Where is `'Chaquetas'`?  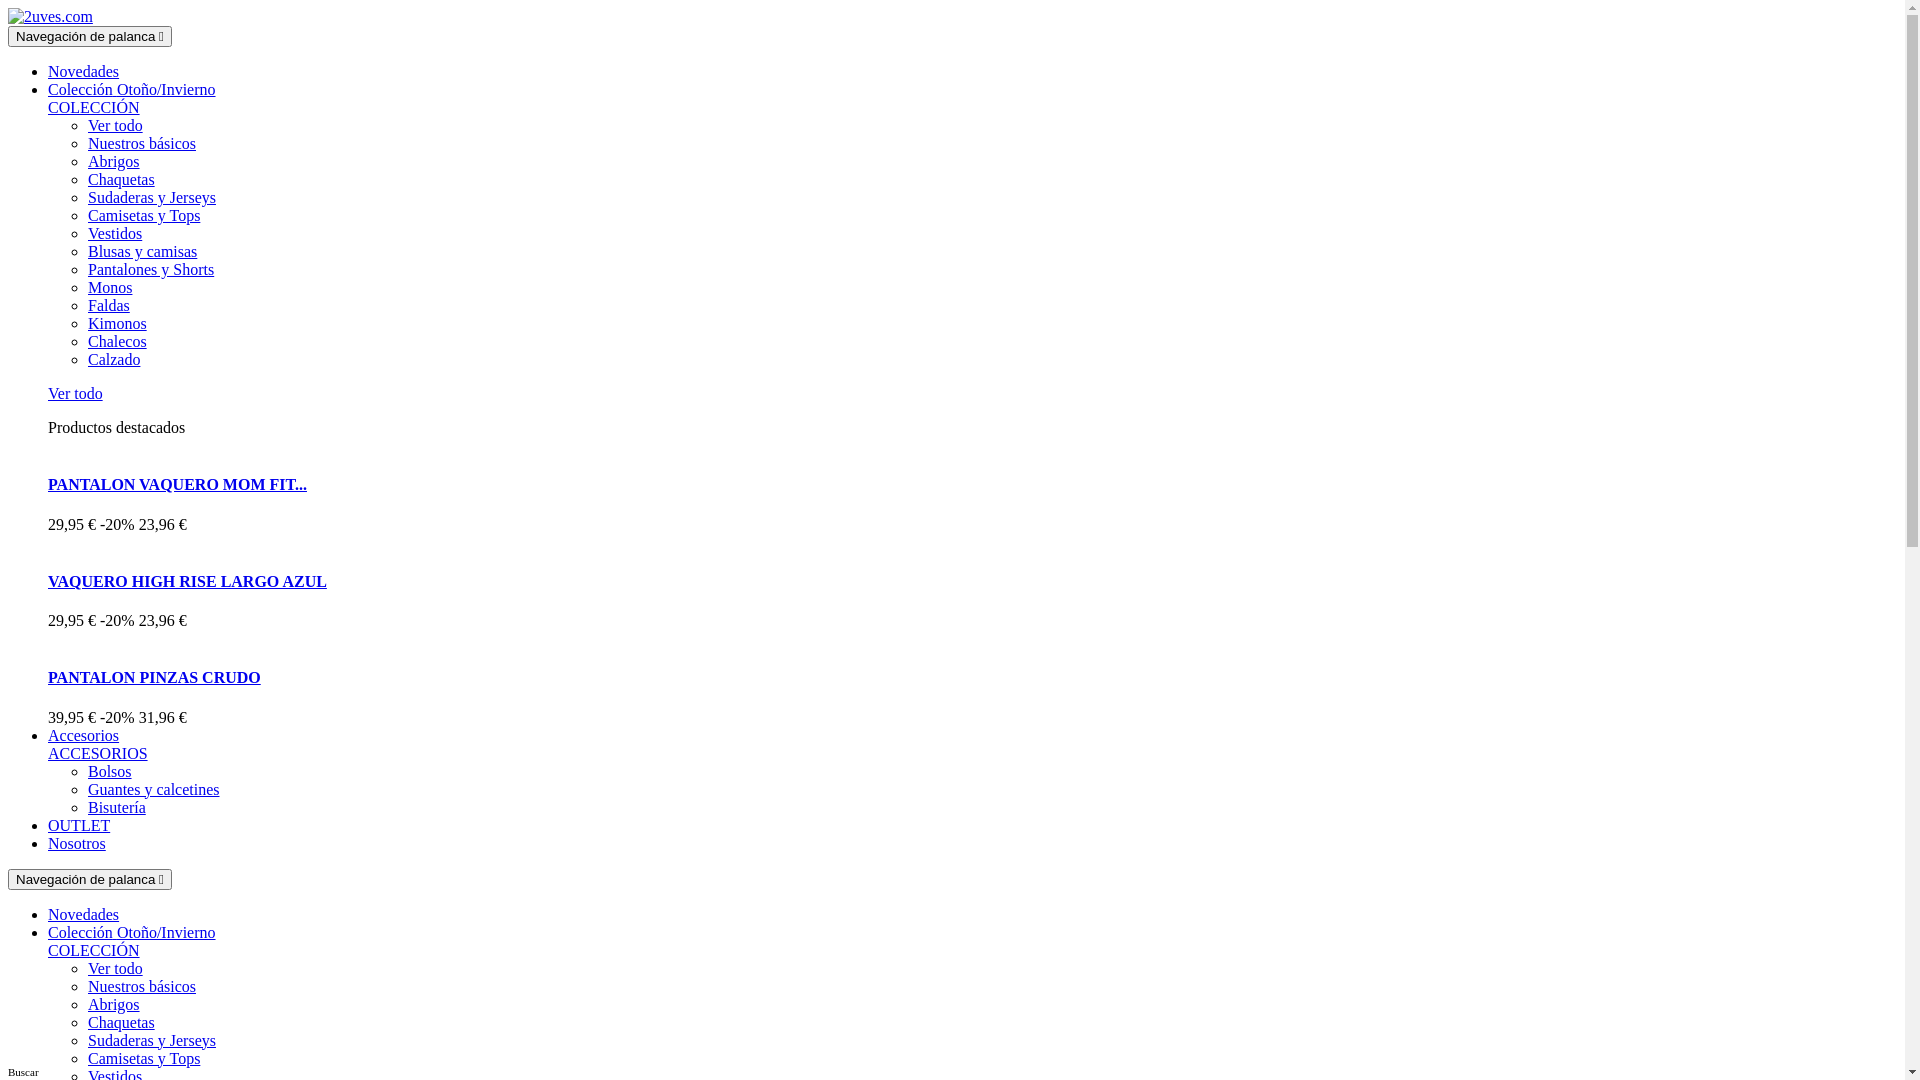
'Chaquetas' is located at coordinates (86, 1022).